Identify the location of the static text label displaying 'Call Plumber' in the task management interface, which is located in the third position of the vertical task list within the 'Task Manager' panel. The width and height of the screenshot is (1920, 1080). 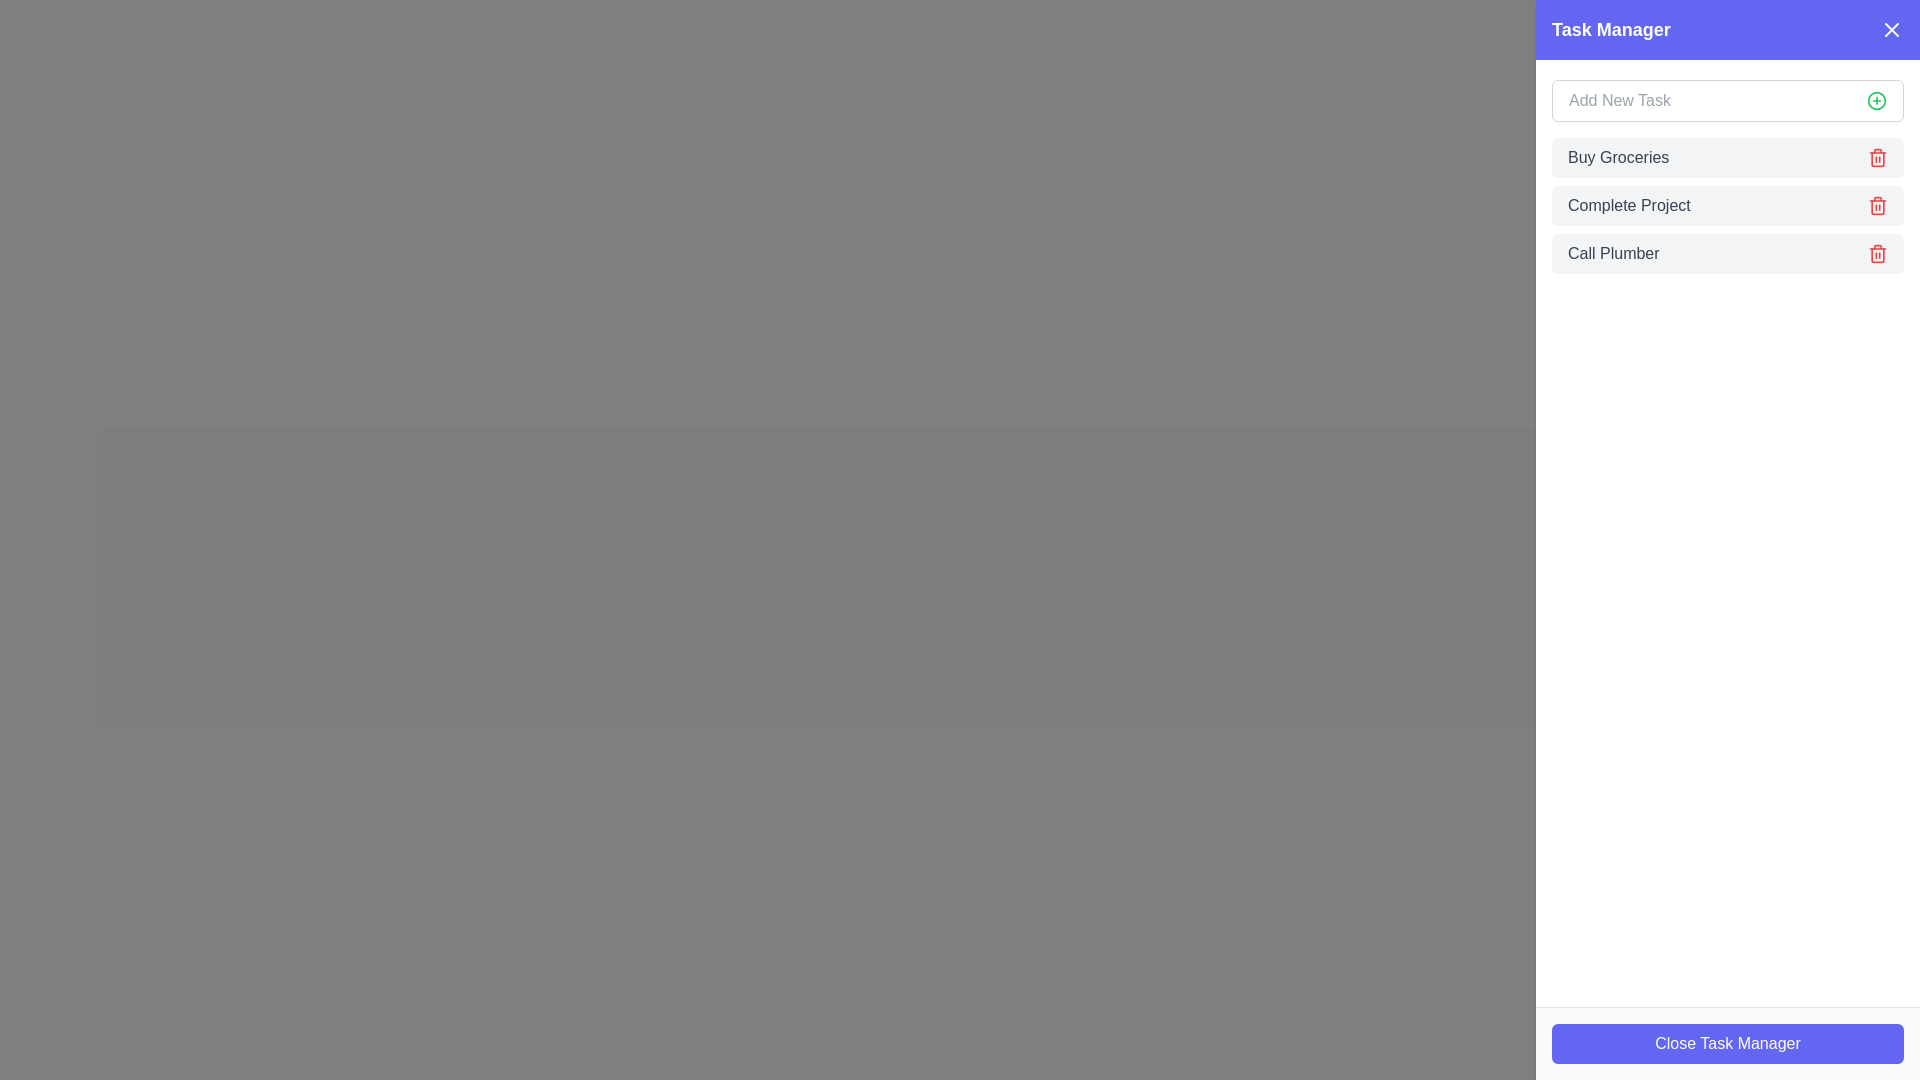
(1613, 253).